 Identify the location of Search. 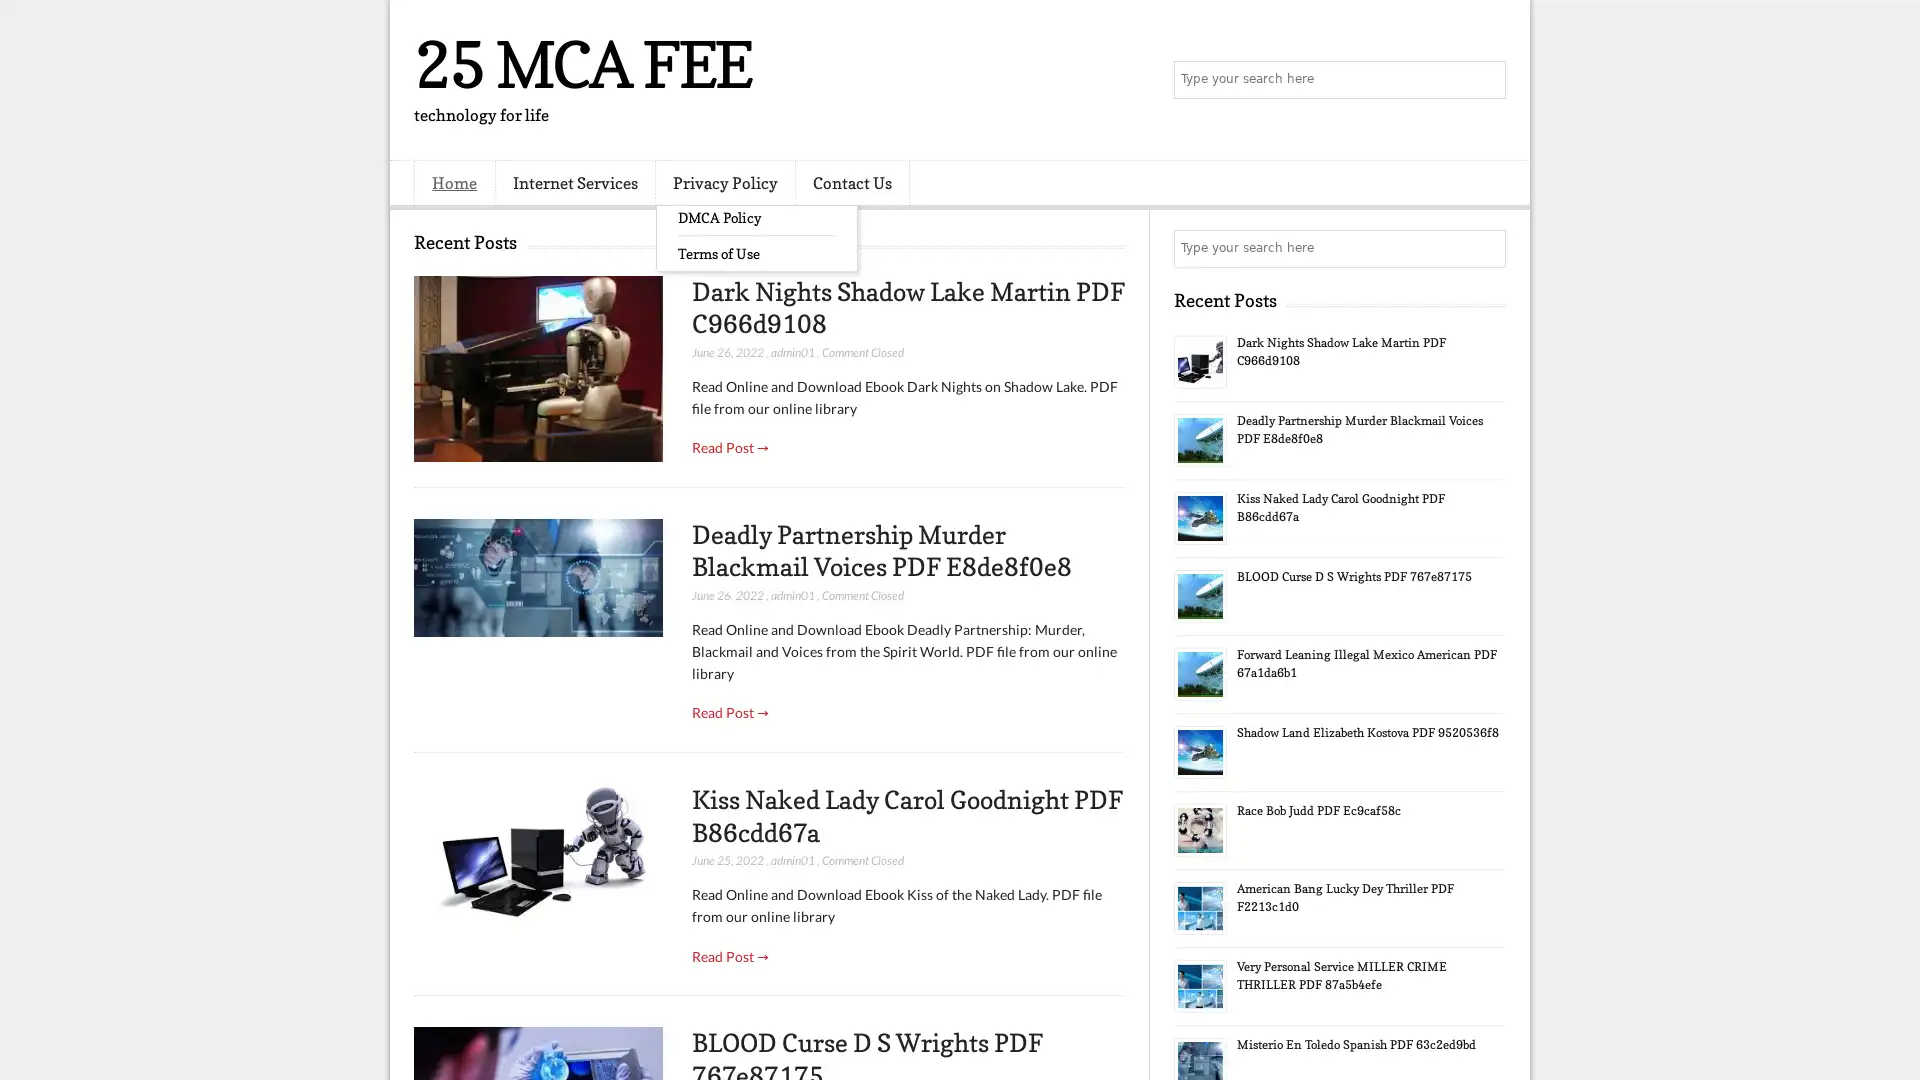
(1485, 80).